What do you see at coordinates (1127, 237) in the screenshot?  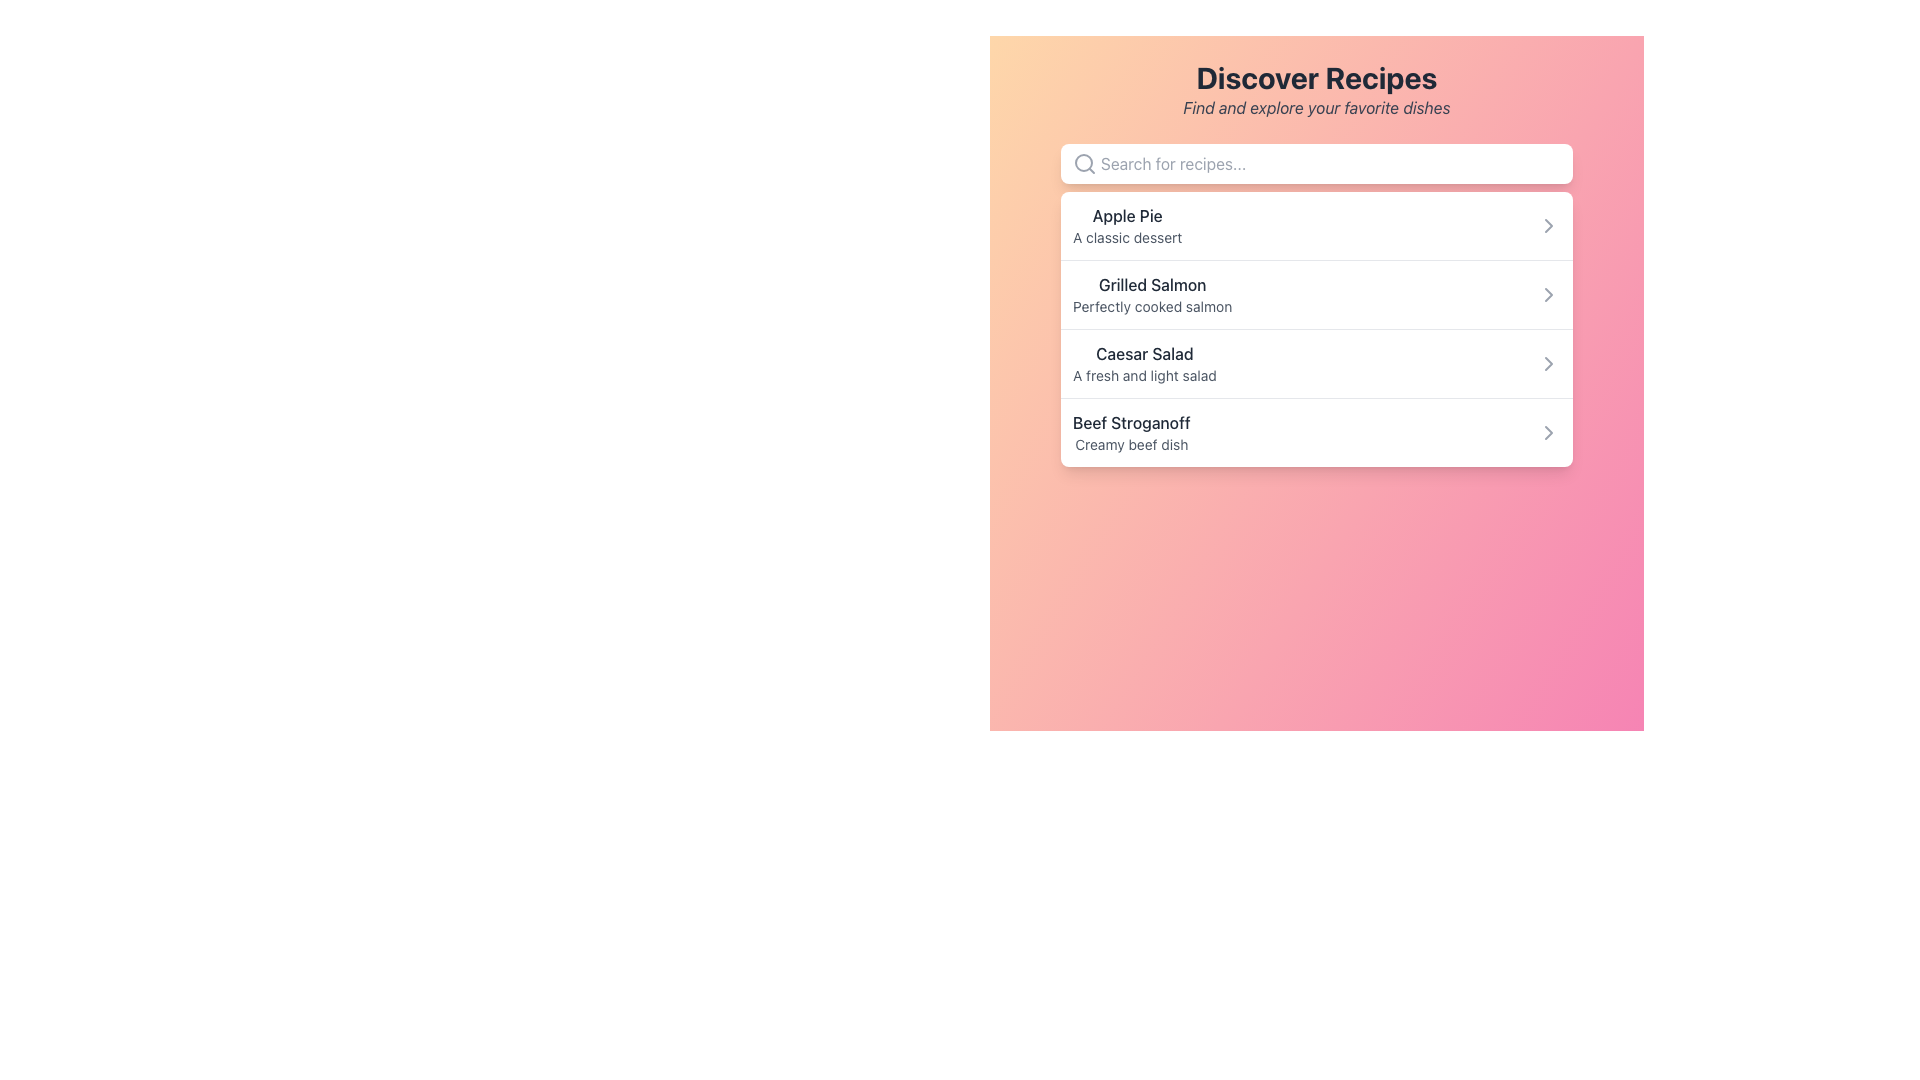 I see `the descriptive text label located directly underneath the 'Apple Pie' recipe title, which provides additional information about the recipe` at bounding box center [1127, 237].